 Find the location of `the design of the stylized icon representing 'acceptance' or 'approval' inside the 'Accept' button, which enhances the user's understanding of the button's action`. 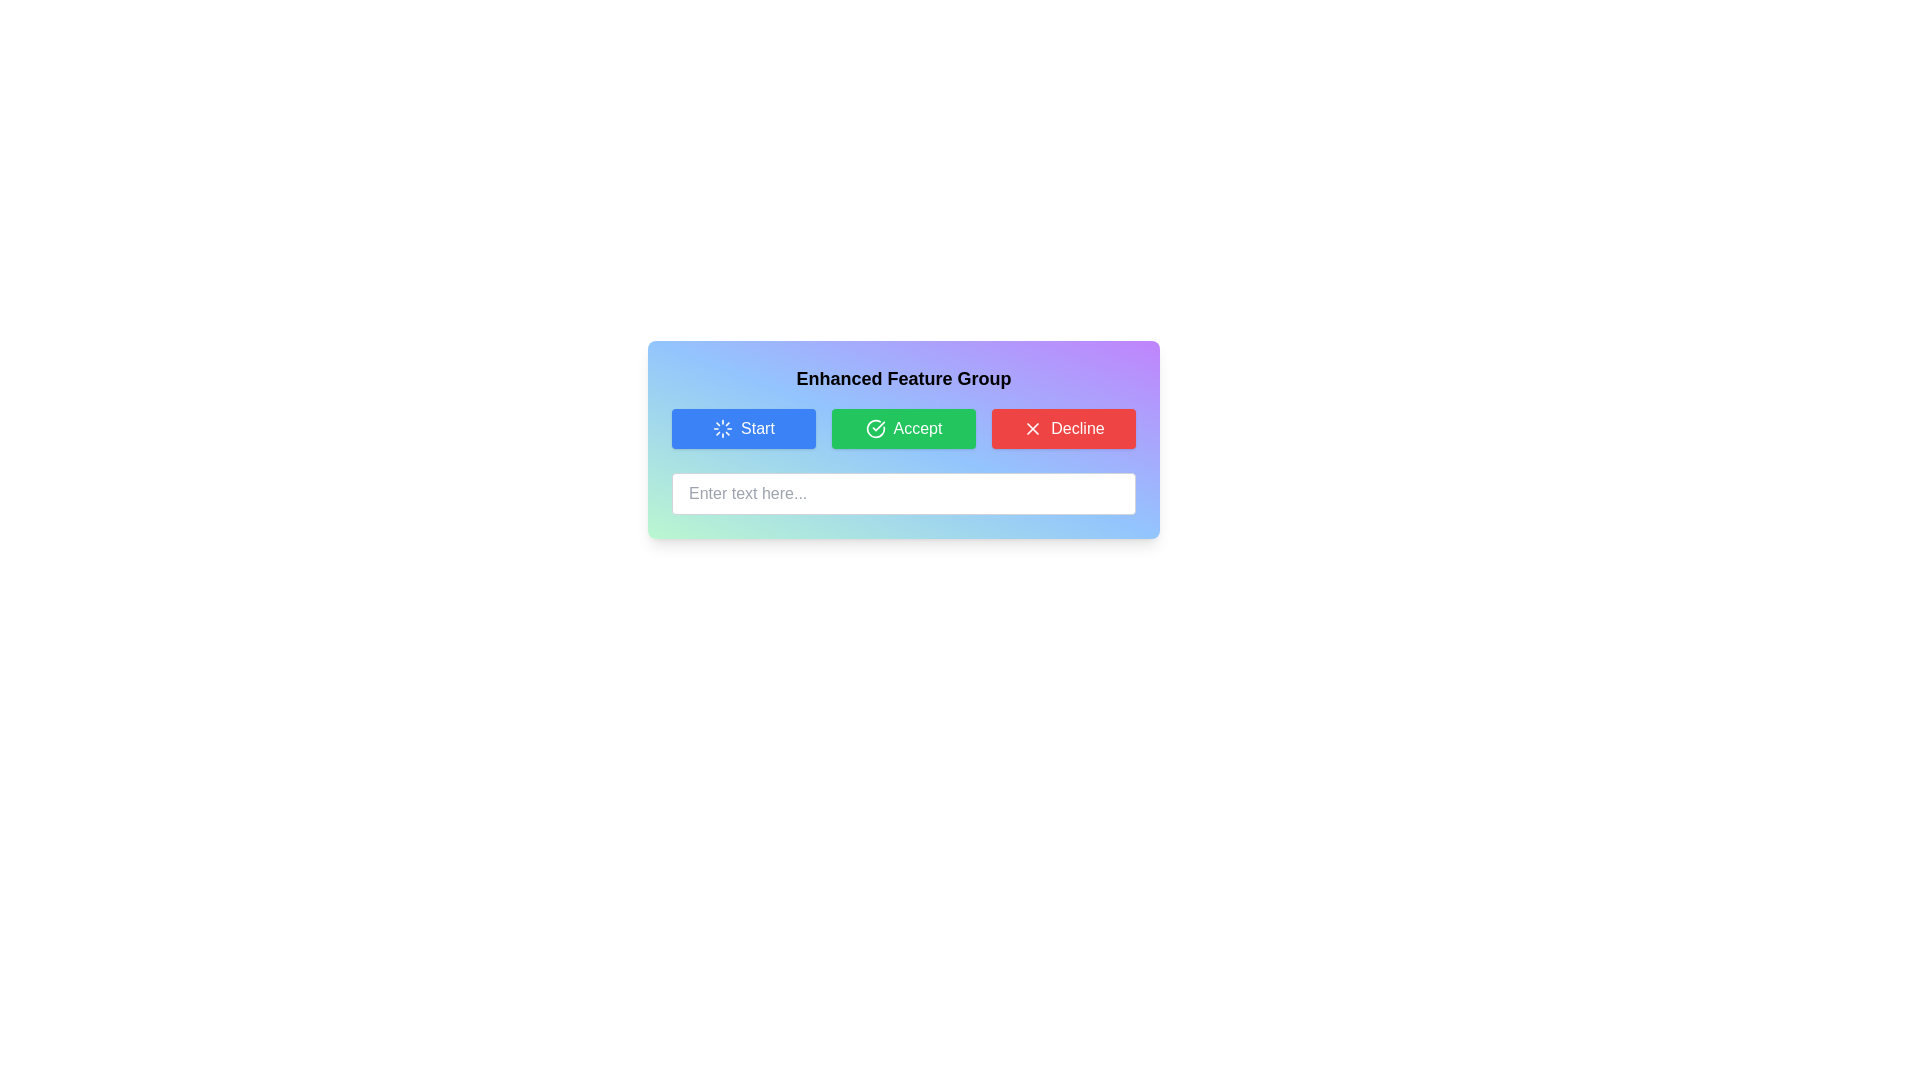

the design of the stylized icon representing 'acceptance' or 'approval' inside the 'Accept' button, which enhances the user's understanding of the button's action is located at coordinates (875, 427).